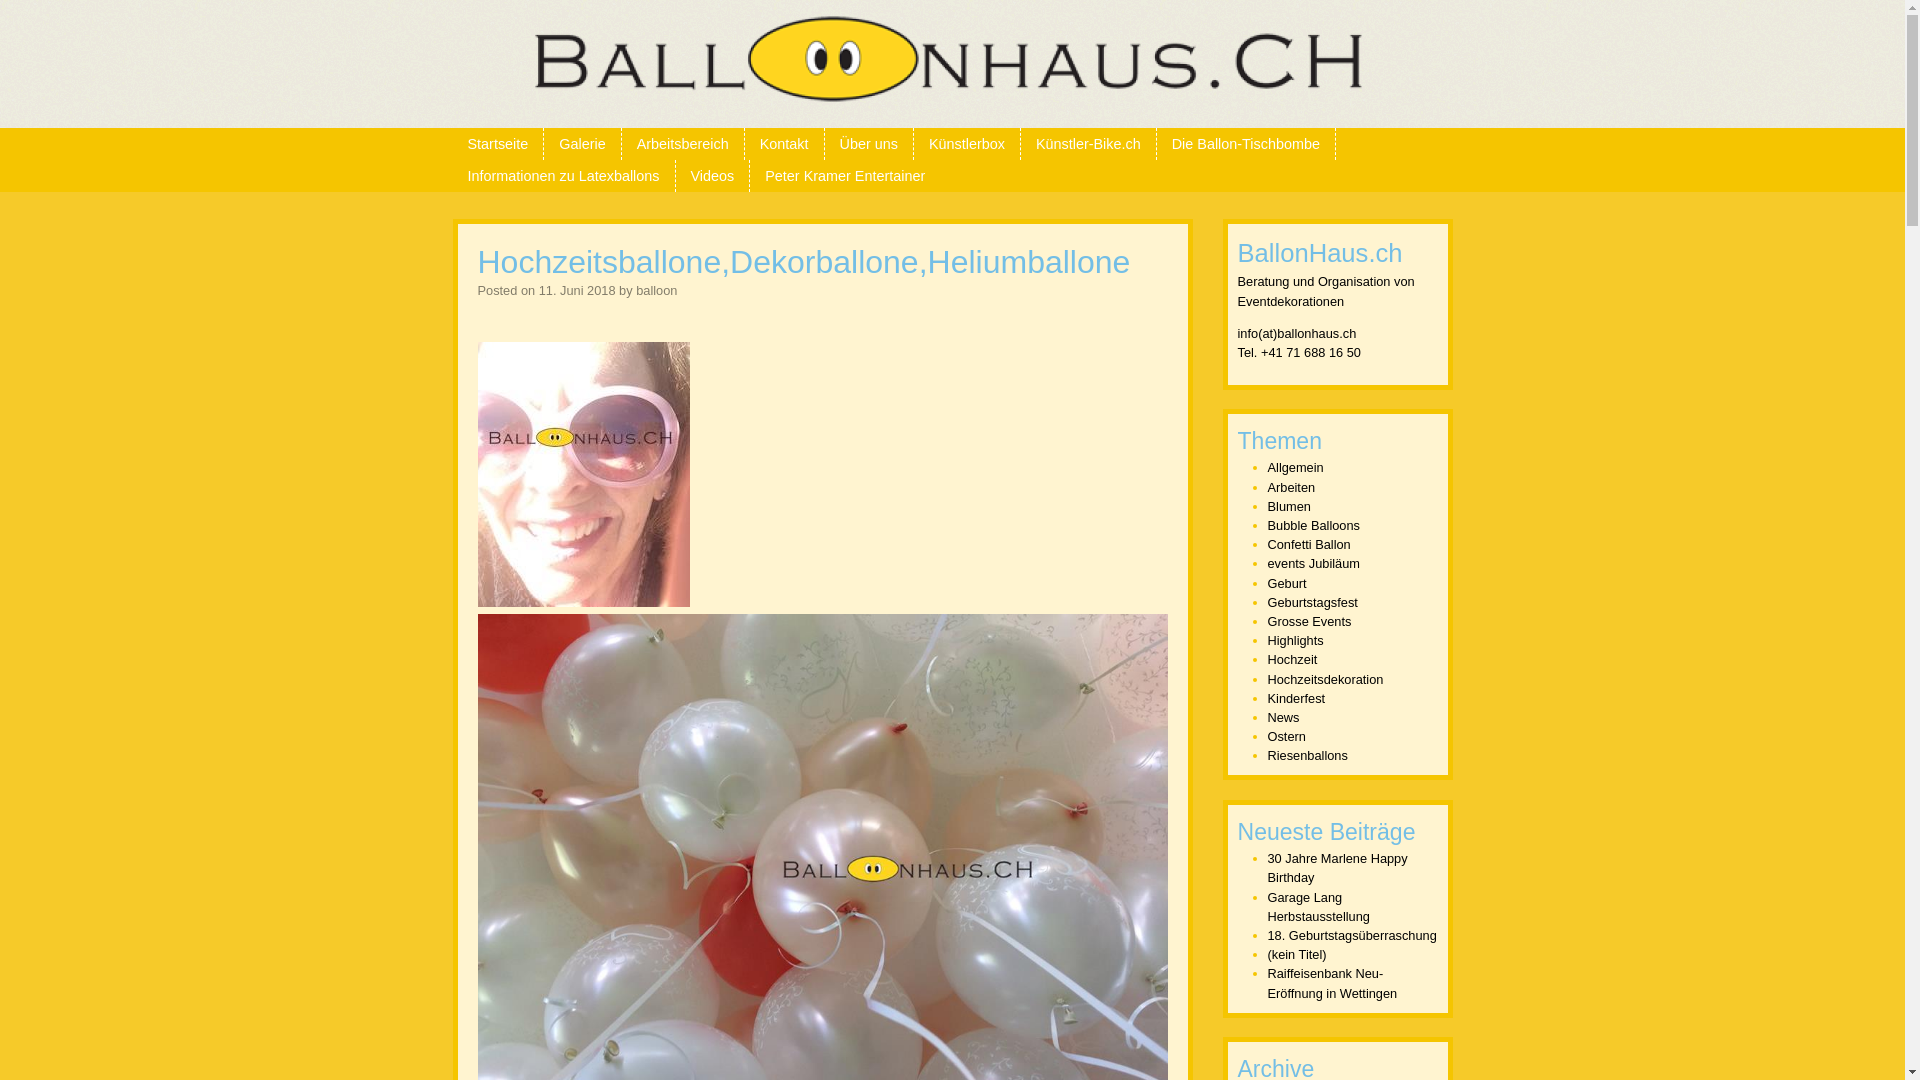  What do you see at coordinates (576, 290) in the screenshot?
I see `'11. Juni 2018'` at bounding box center [576, 290].